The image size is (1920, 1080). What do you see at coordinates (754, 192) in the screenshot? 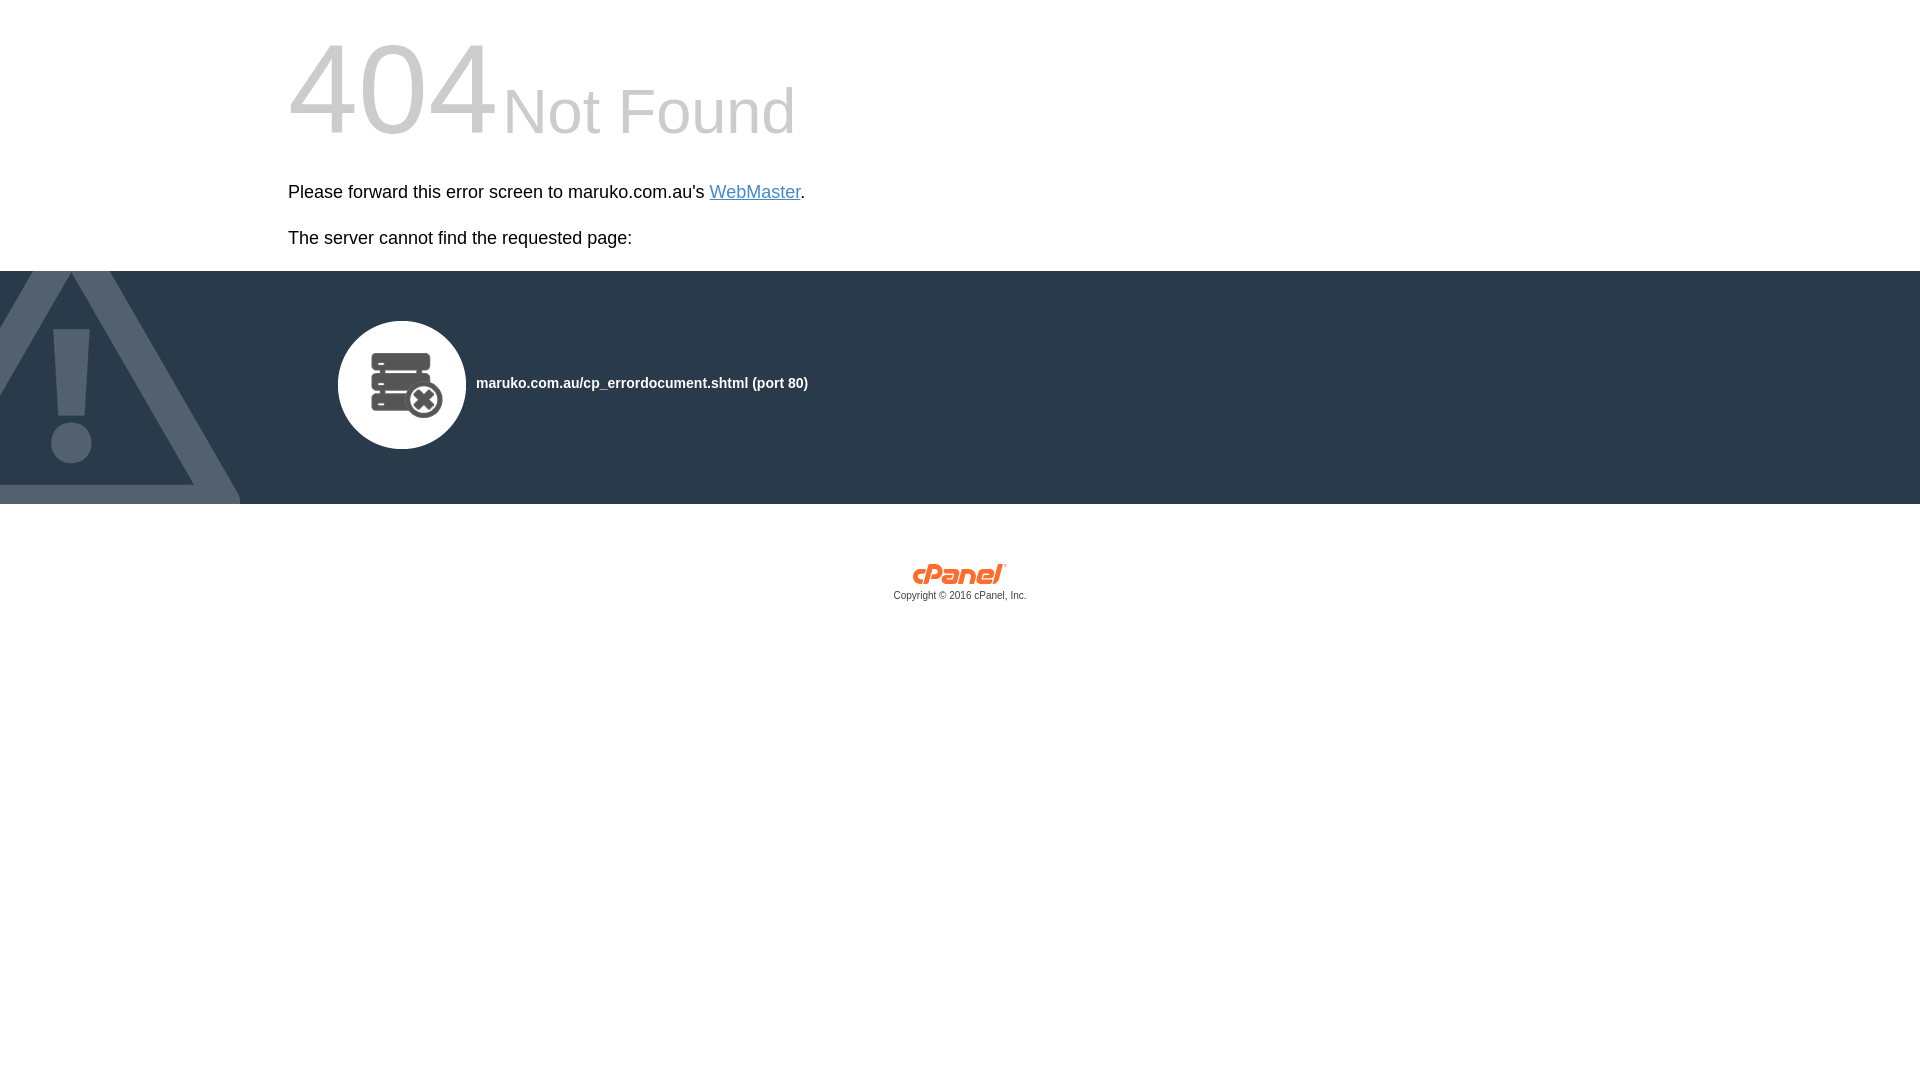
I see `'WebMaster'` at bounding box center [754, 192].